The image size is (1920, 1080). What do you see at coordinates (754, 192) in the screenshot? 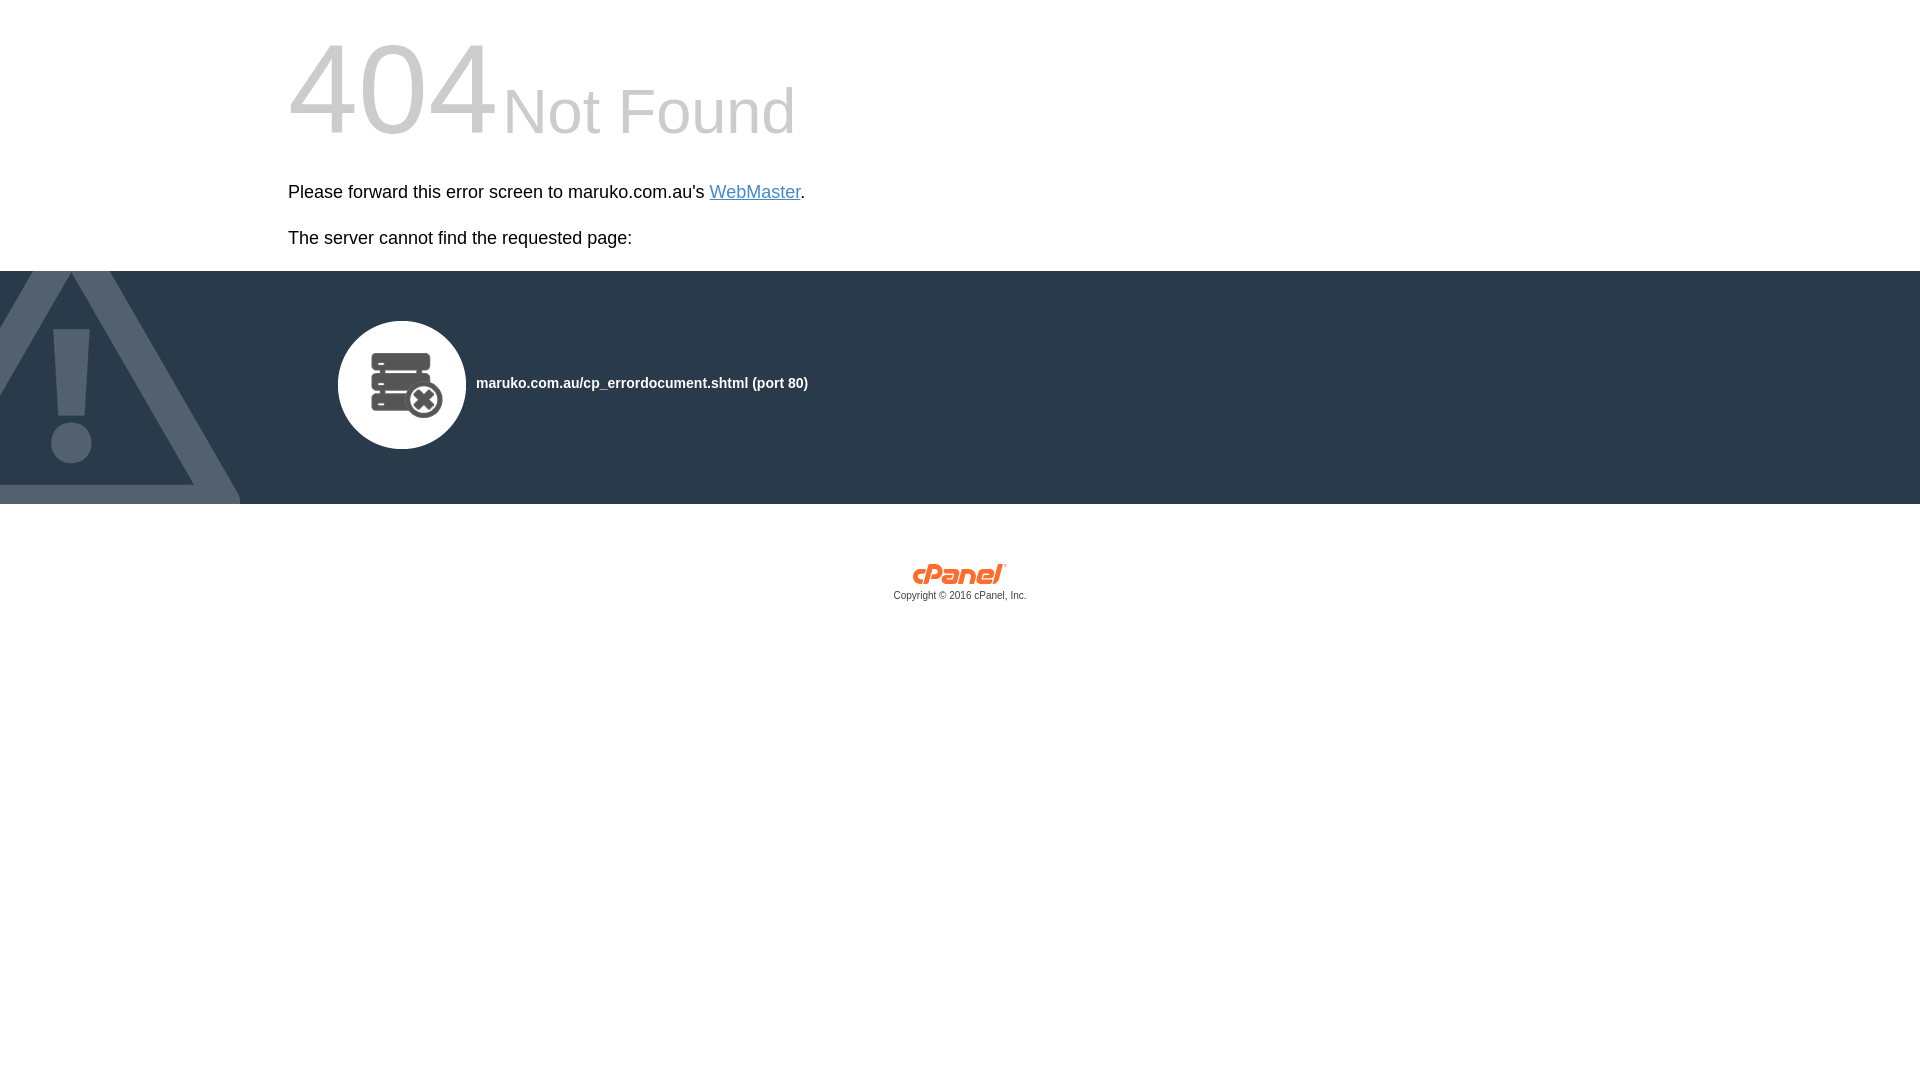
I see `'WebMaster'` at bounding box center [754, 192].